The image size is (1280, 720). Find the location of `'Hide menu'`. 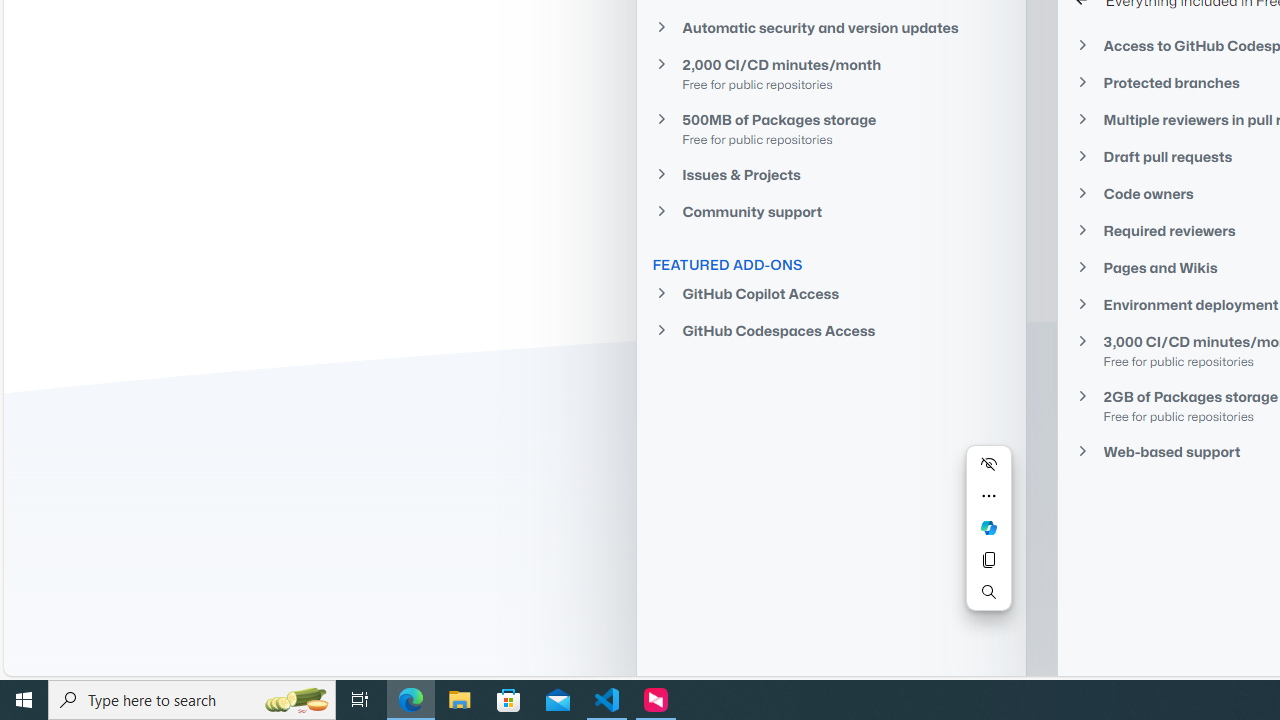

'Hide menu' is located at coordinates (988, 464).